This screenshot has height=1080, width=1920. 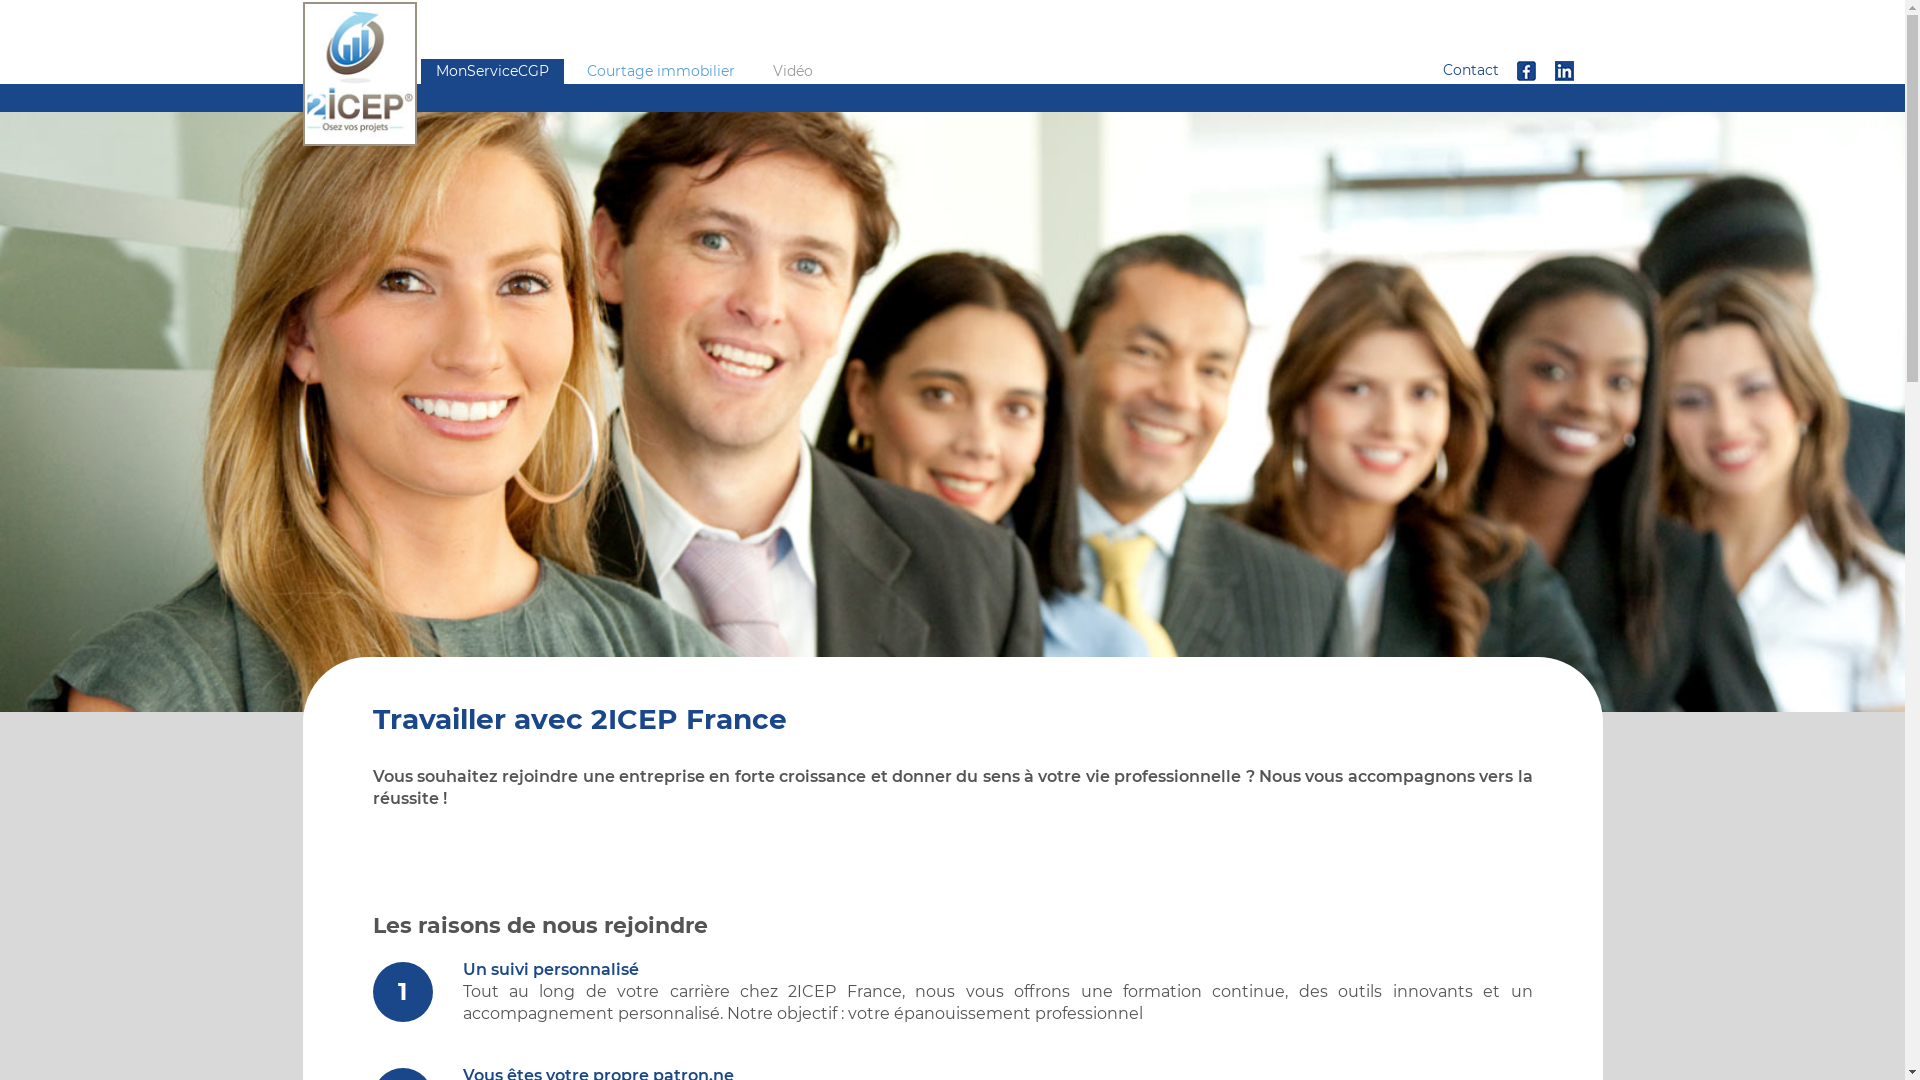 I want to click on 'Contact', so click(x=1470, y=69).